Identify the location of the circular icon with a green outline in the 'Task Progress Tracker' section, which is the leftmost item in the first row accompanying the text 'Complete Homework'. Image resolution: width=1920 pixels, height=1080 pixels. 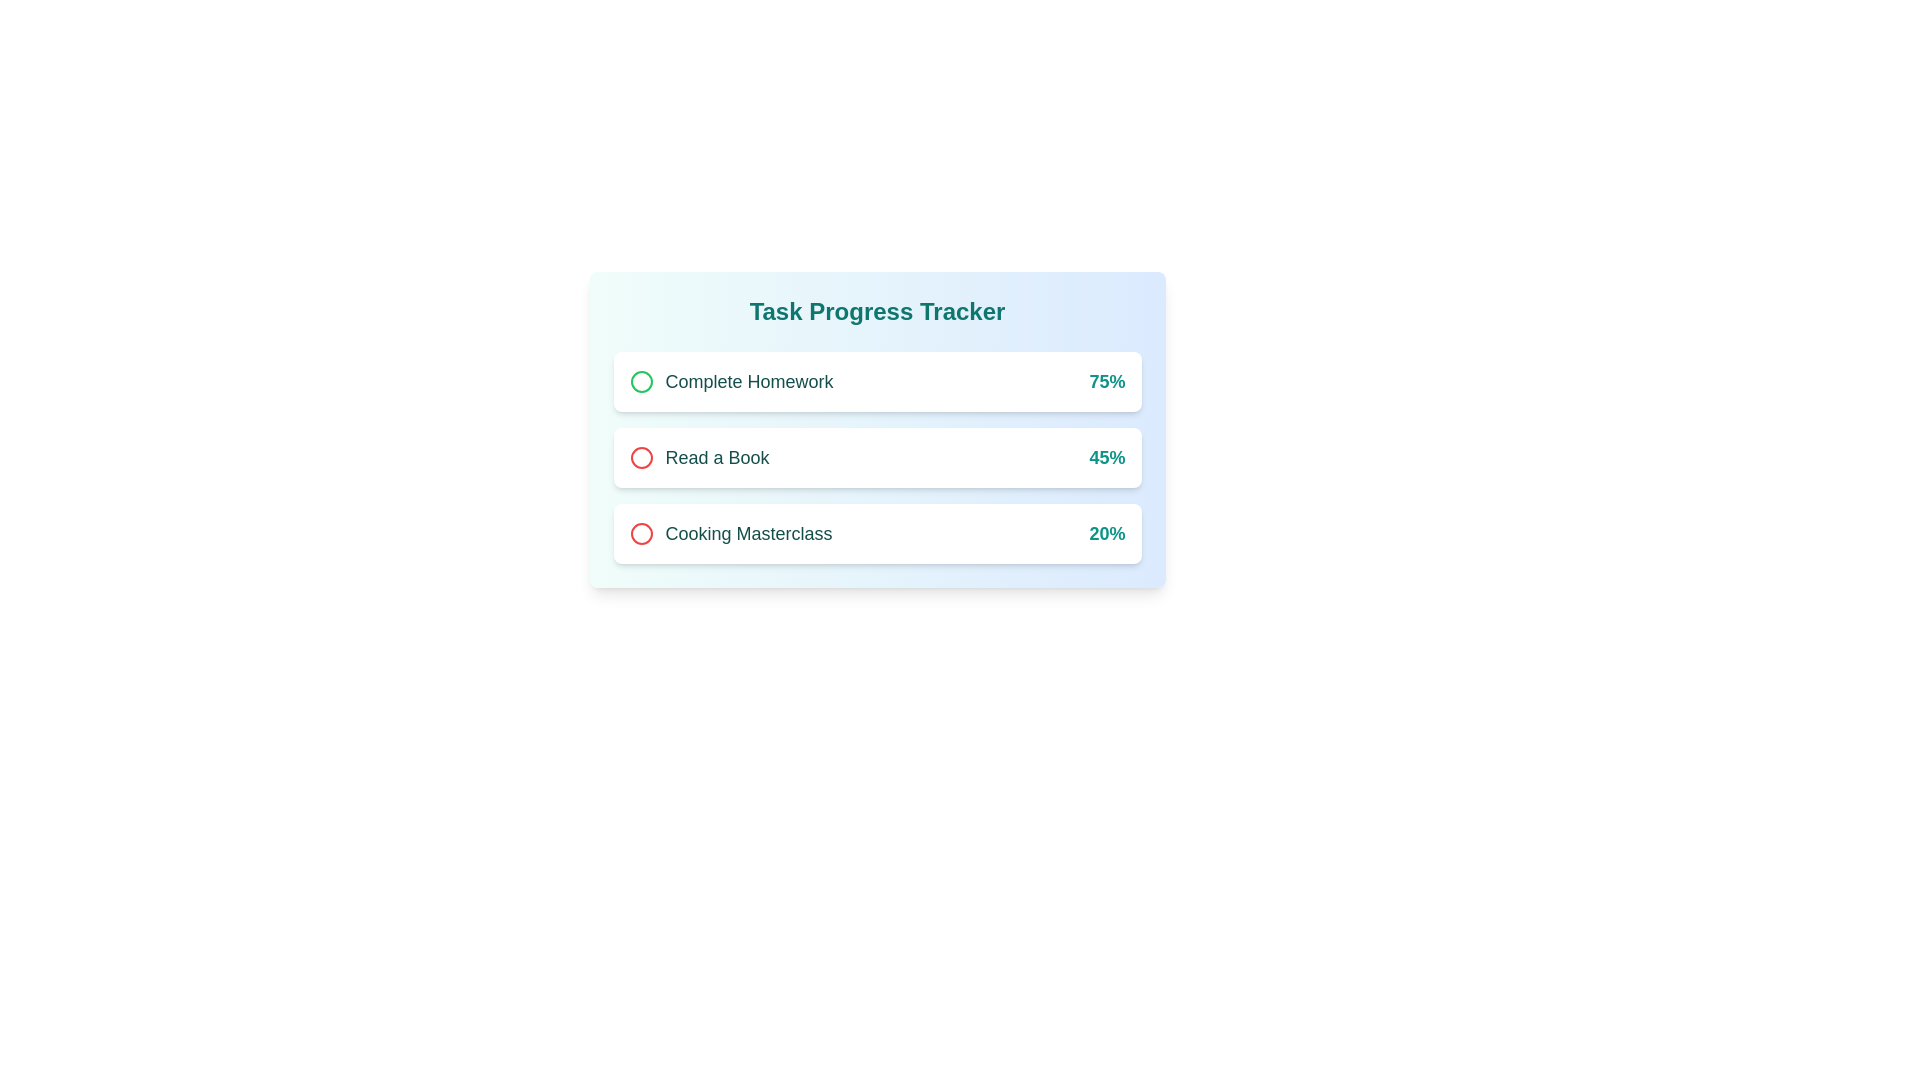
(641, 381).